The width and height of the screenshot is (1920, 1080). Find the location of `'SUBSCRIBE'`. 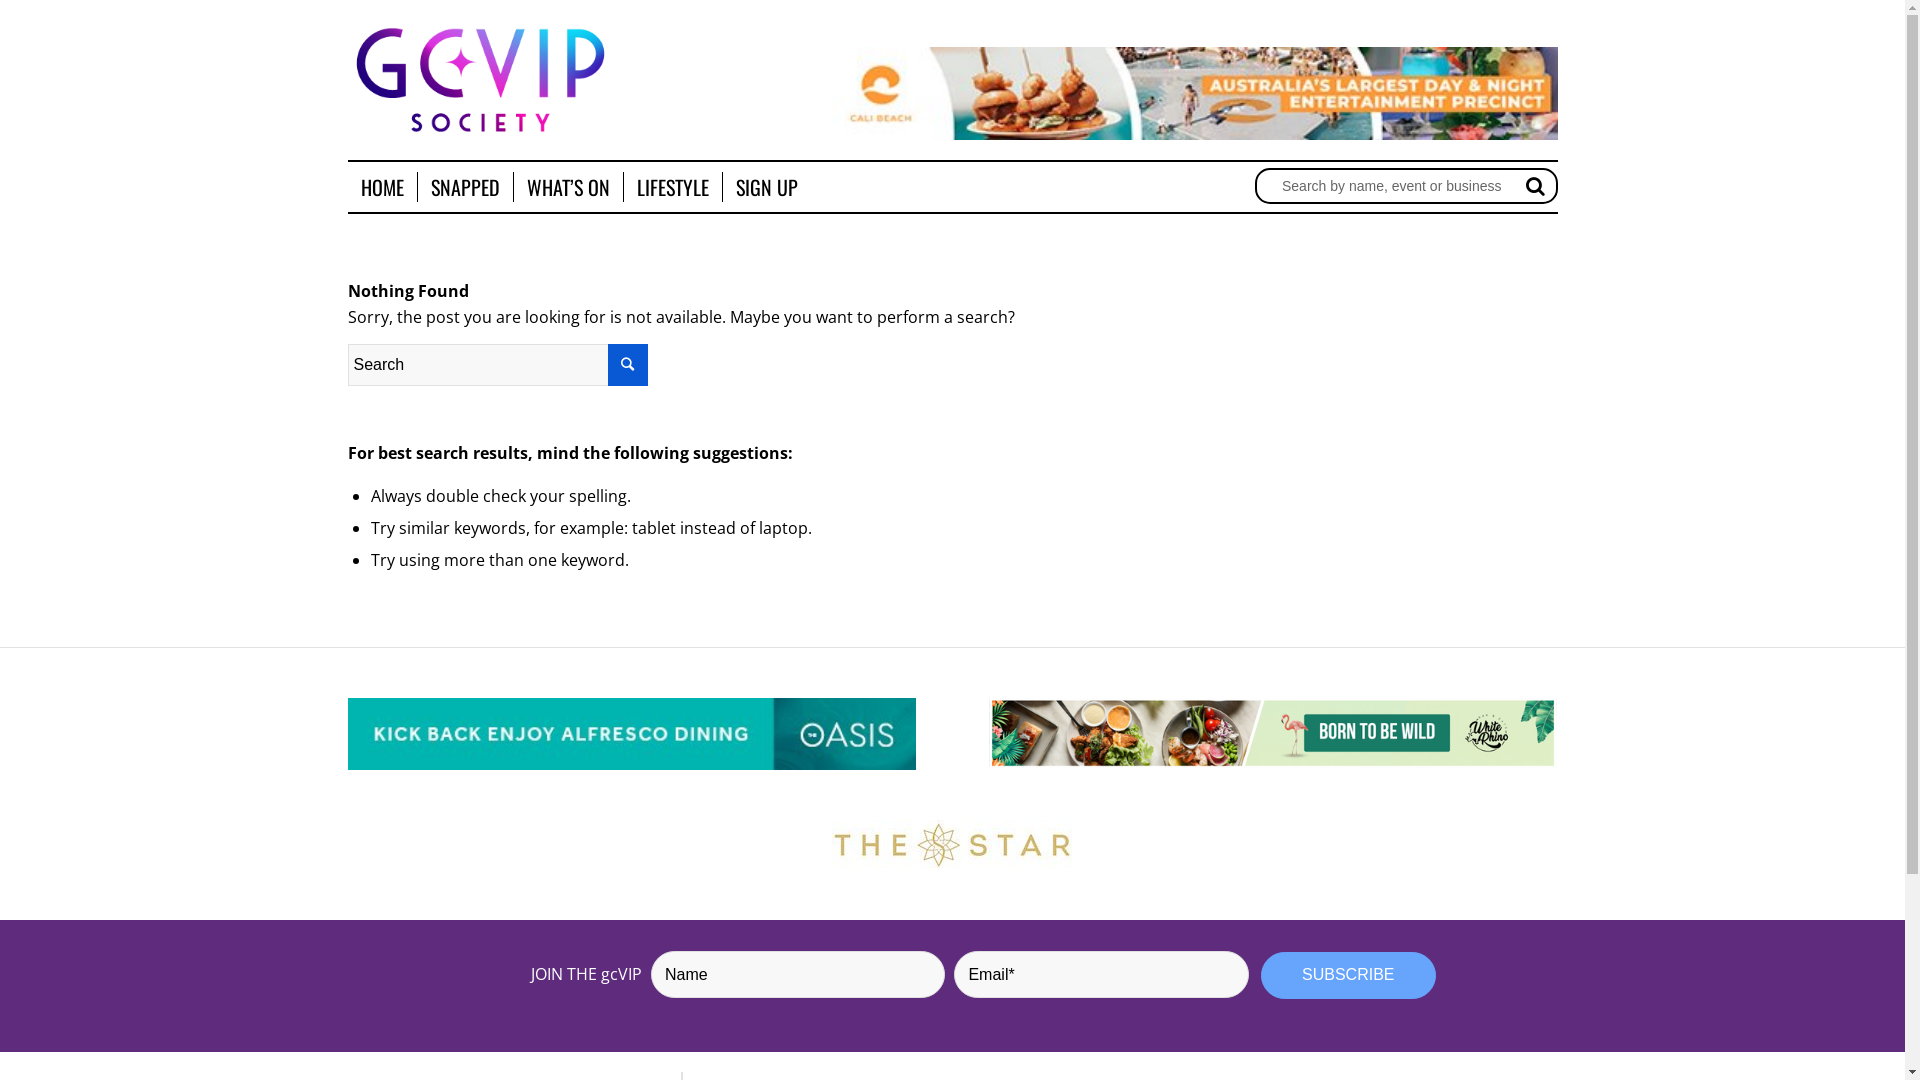

'SUBSCRIBE' is located at coordinates (1348, 974).